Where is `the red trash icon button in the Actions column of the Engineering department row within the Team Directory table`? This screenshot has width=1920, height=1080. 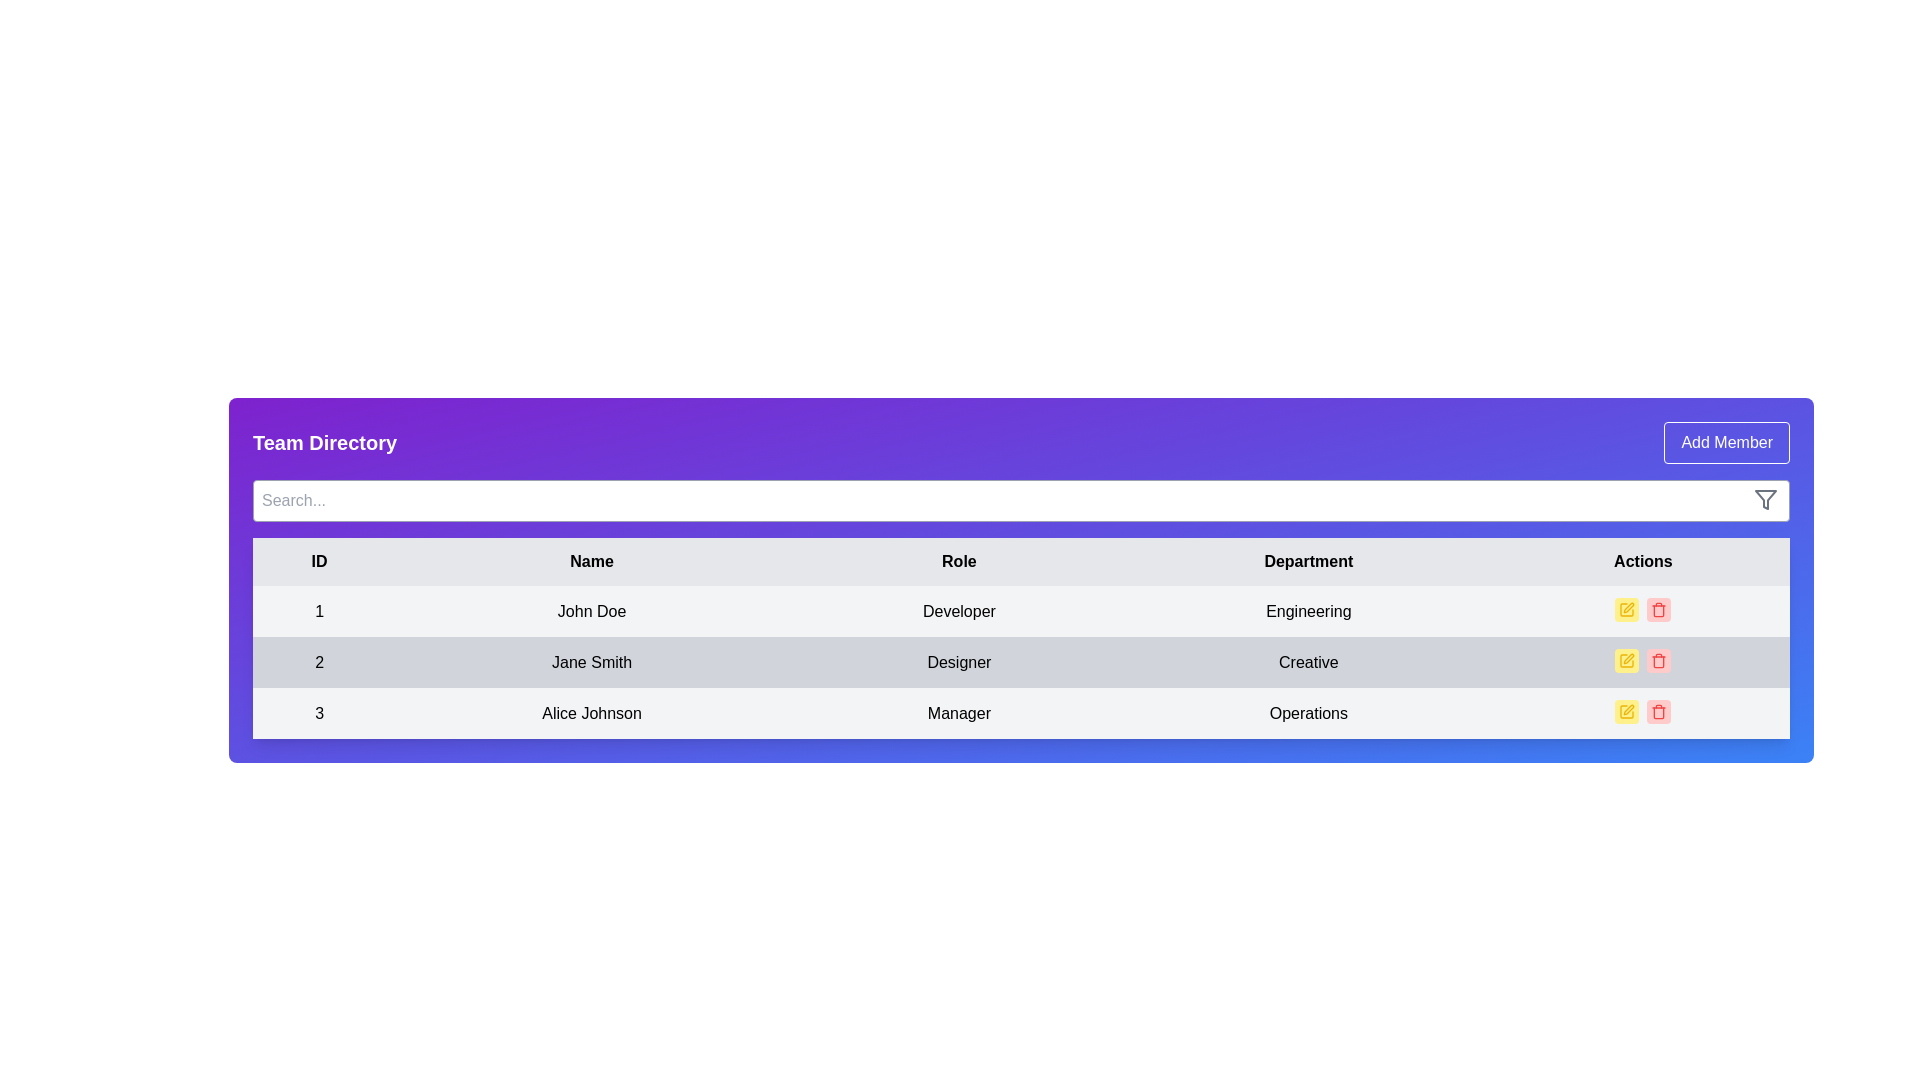 the red trash icon button in the Actions column of the Engineering department row within the Team Directory table is located at coordinates (1659, 608).